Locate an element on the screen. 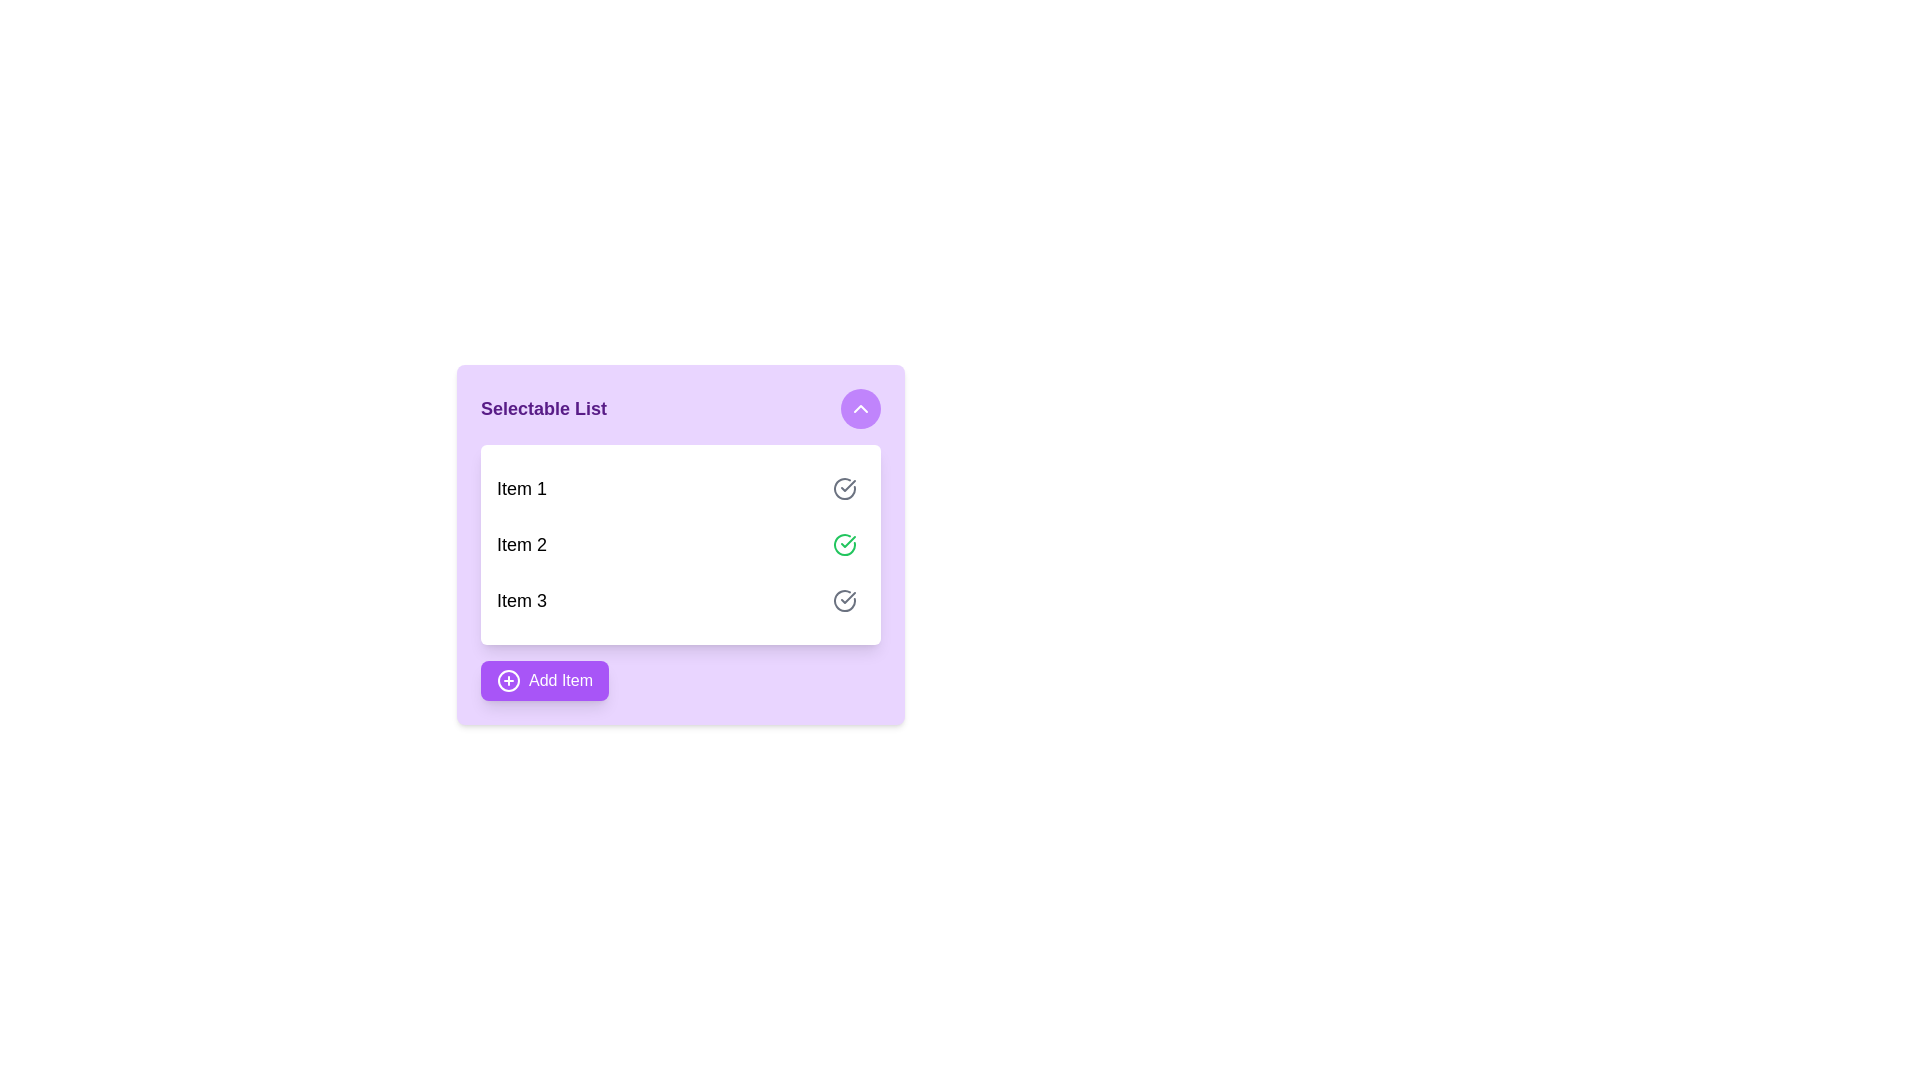 The height and width of the screenshot is (1080, 1920). the toggle icon located on the far right side of the second row, next to the 'Item 2' label, to change its state is located at coordinates (848, 542).